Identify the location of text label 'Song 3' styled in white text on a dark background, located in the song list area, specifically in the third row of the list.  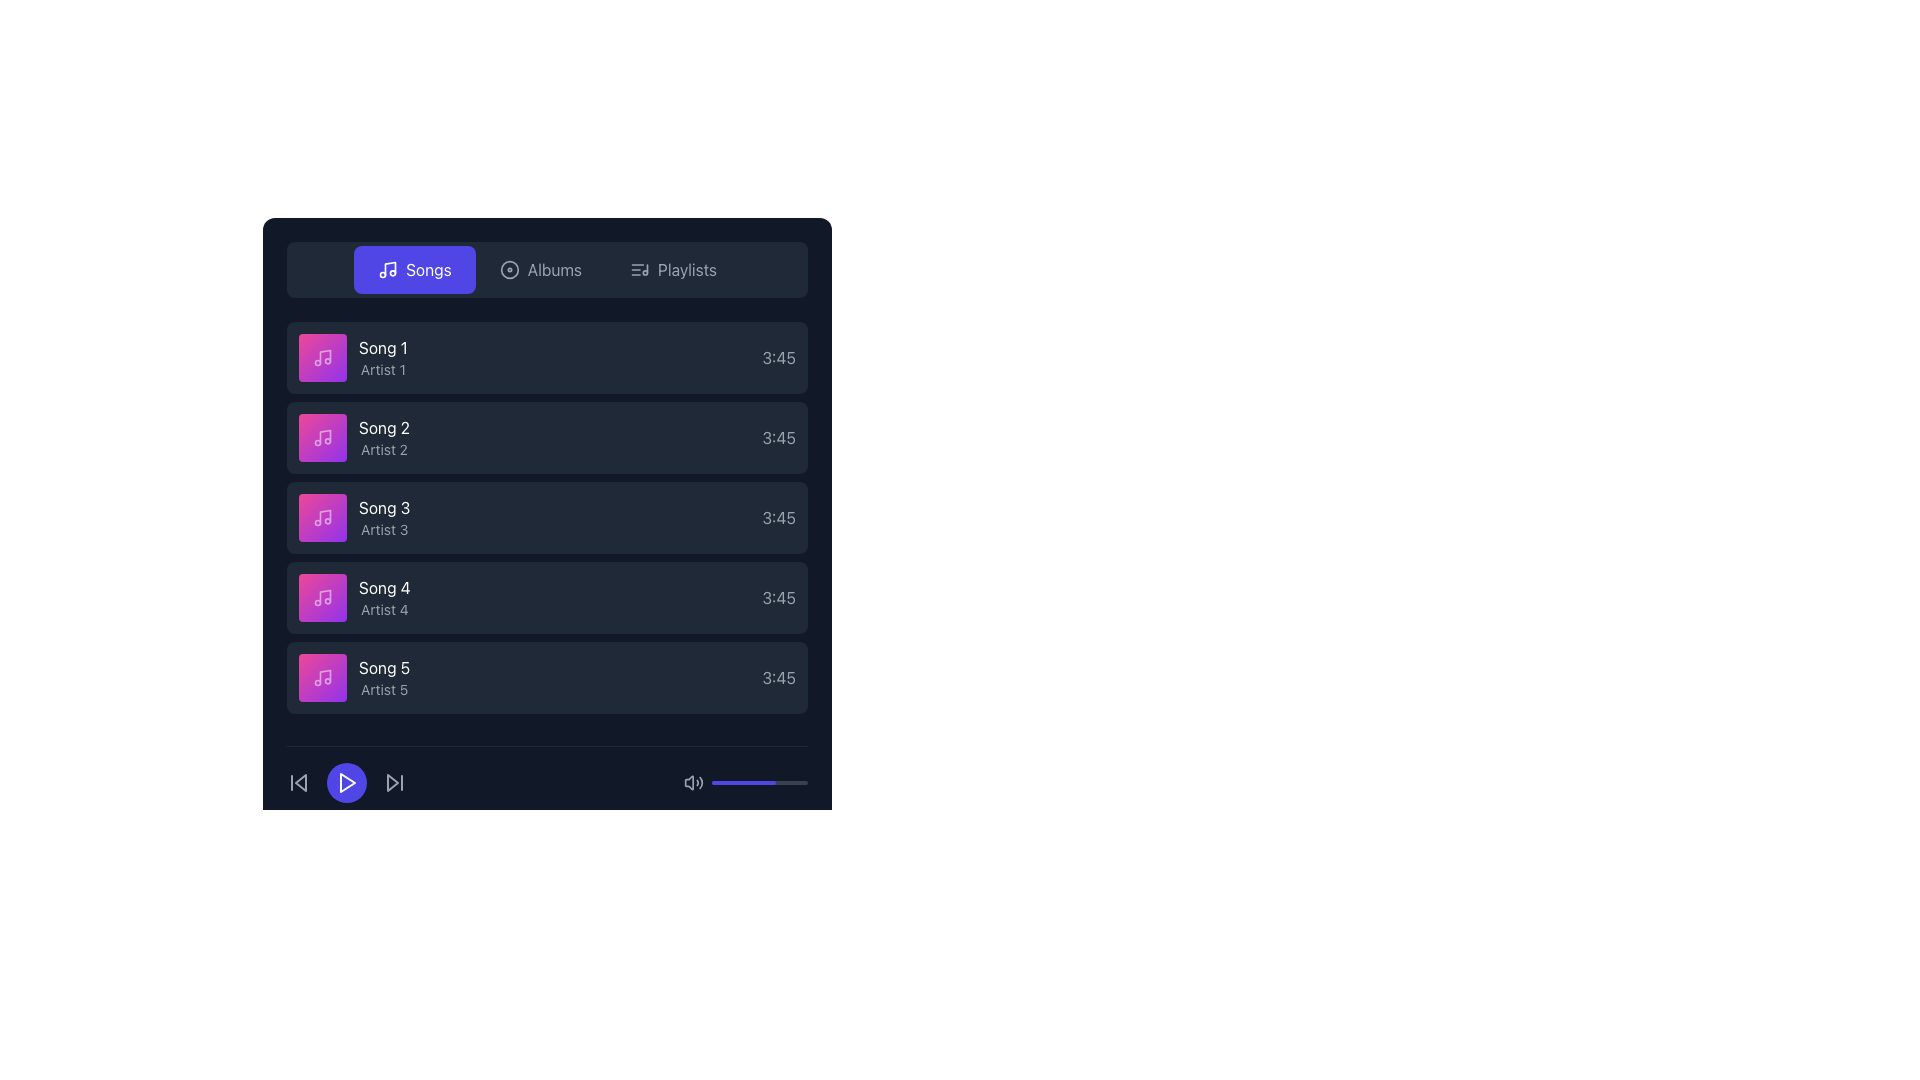
(384, 507).